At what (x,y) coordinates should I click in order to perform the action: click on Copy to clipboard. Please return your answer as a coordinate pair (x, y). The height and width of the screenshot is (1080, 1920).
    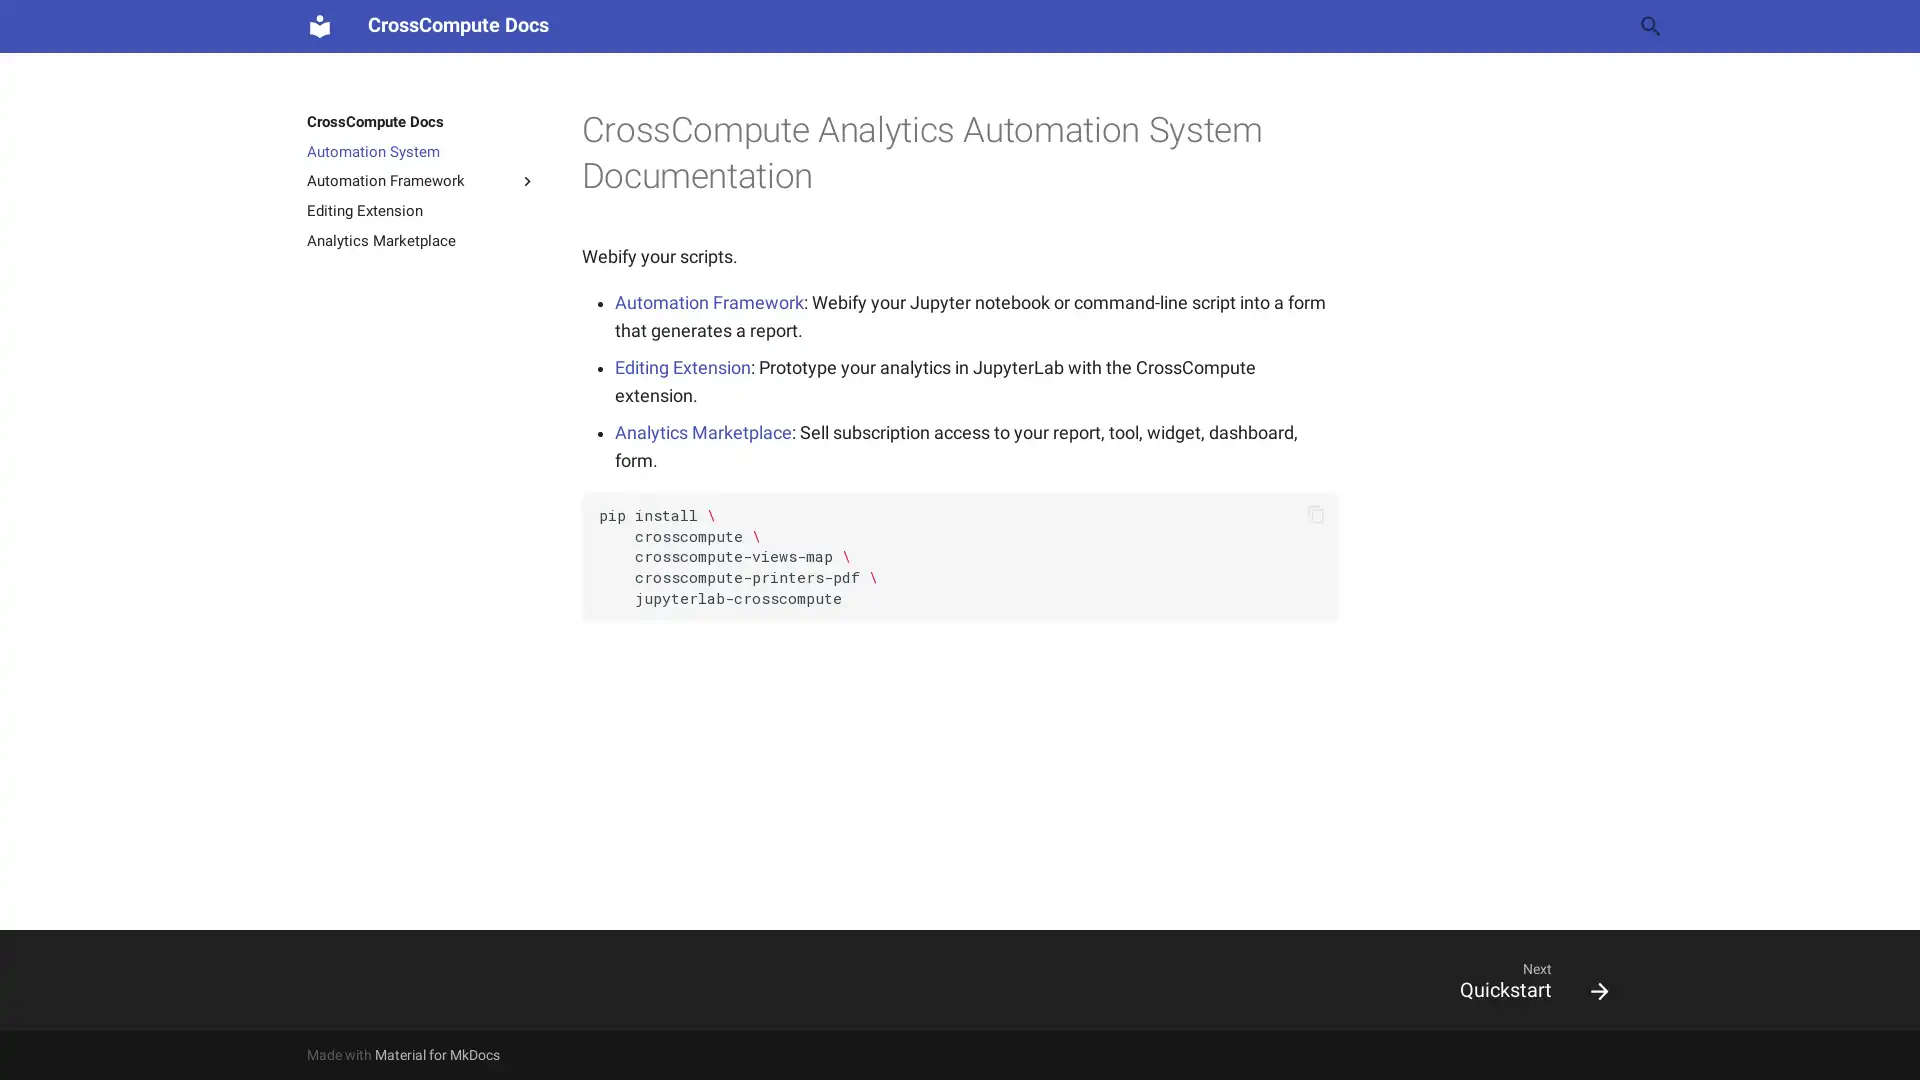
    Looking at the image, I should click on (1315, 513).